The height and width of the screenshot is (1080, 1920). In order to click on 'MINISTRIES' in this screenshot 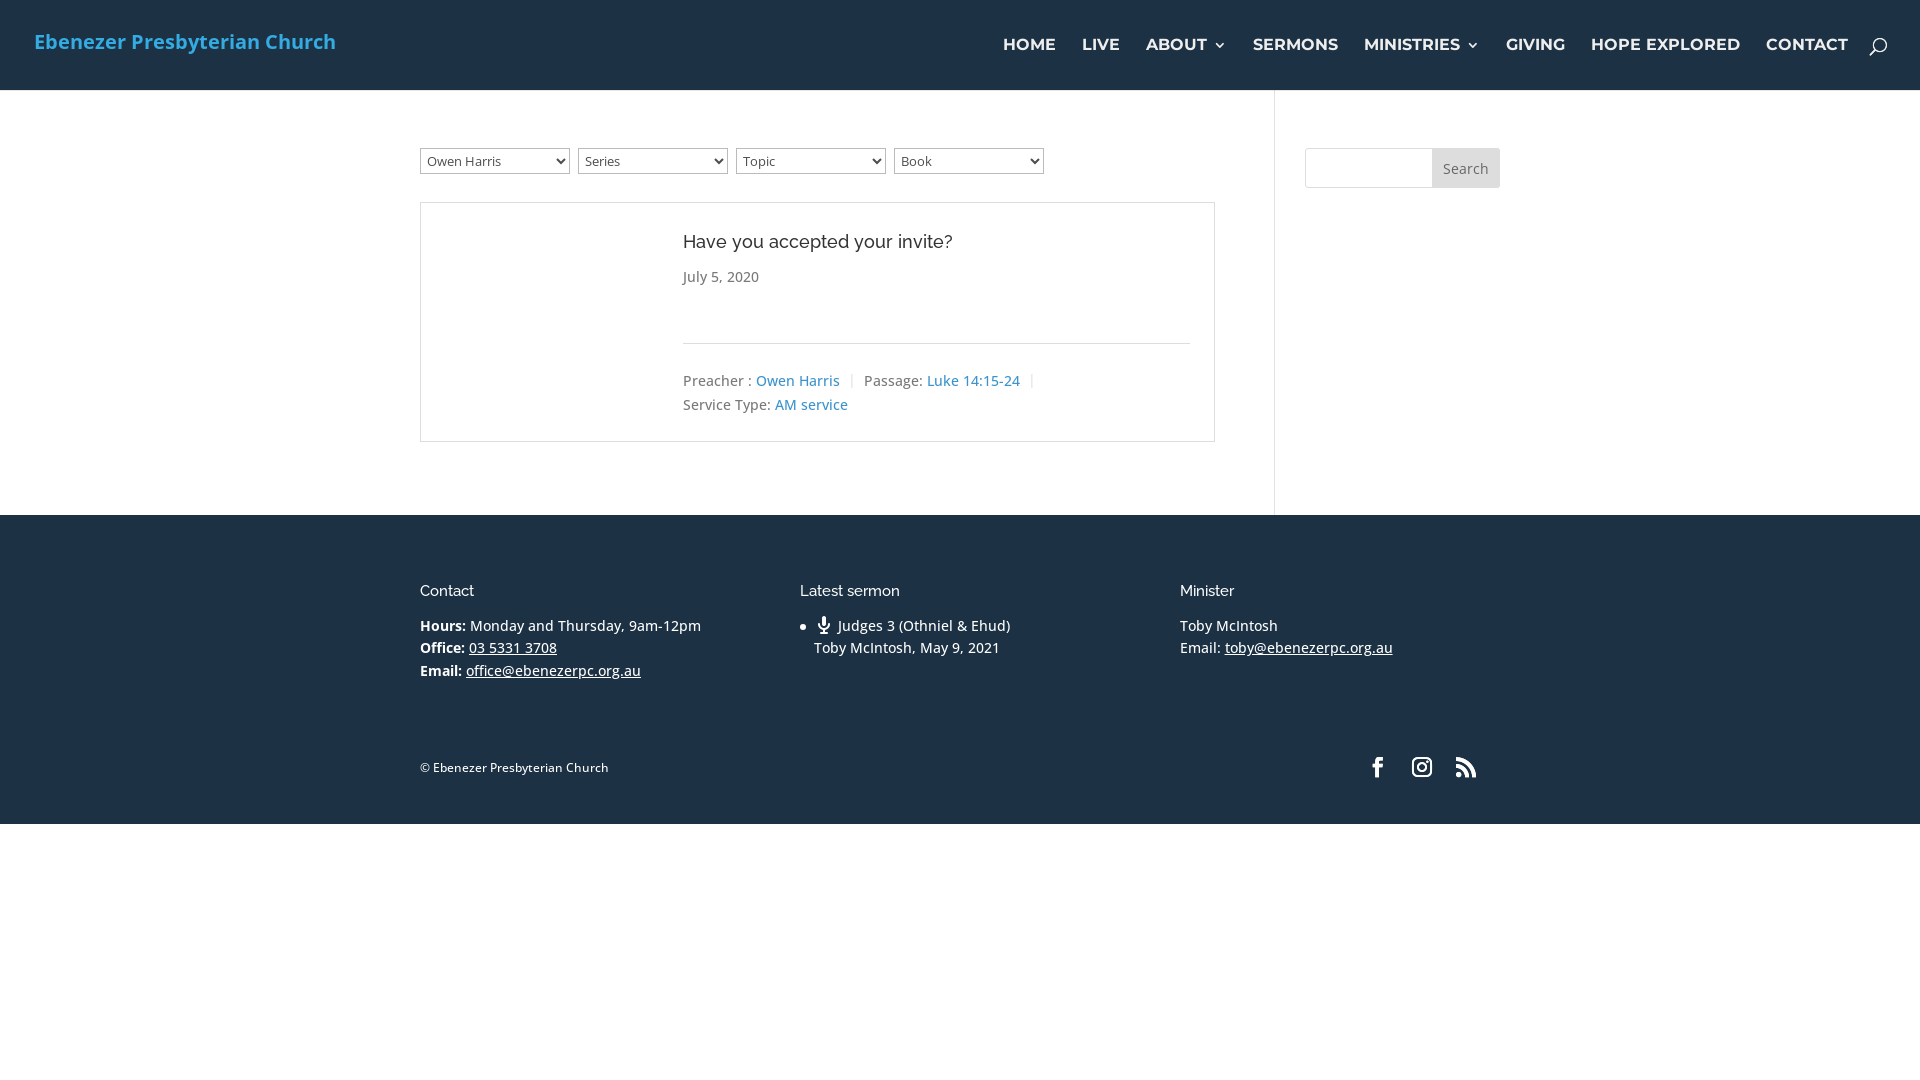, I will do `click(1362, 63)`.